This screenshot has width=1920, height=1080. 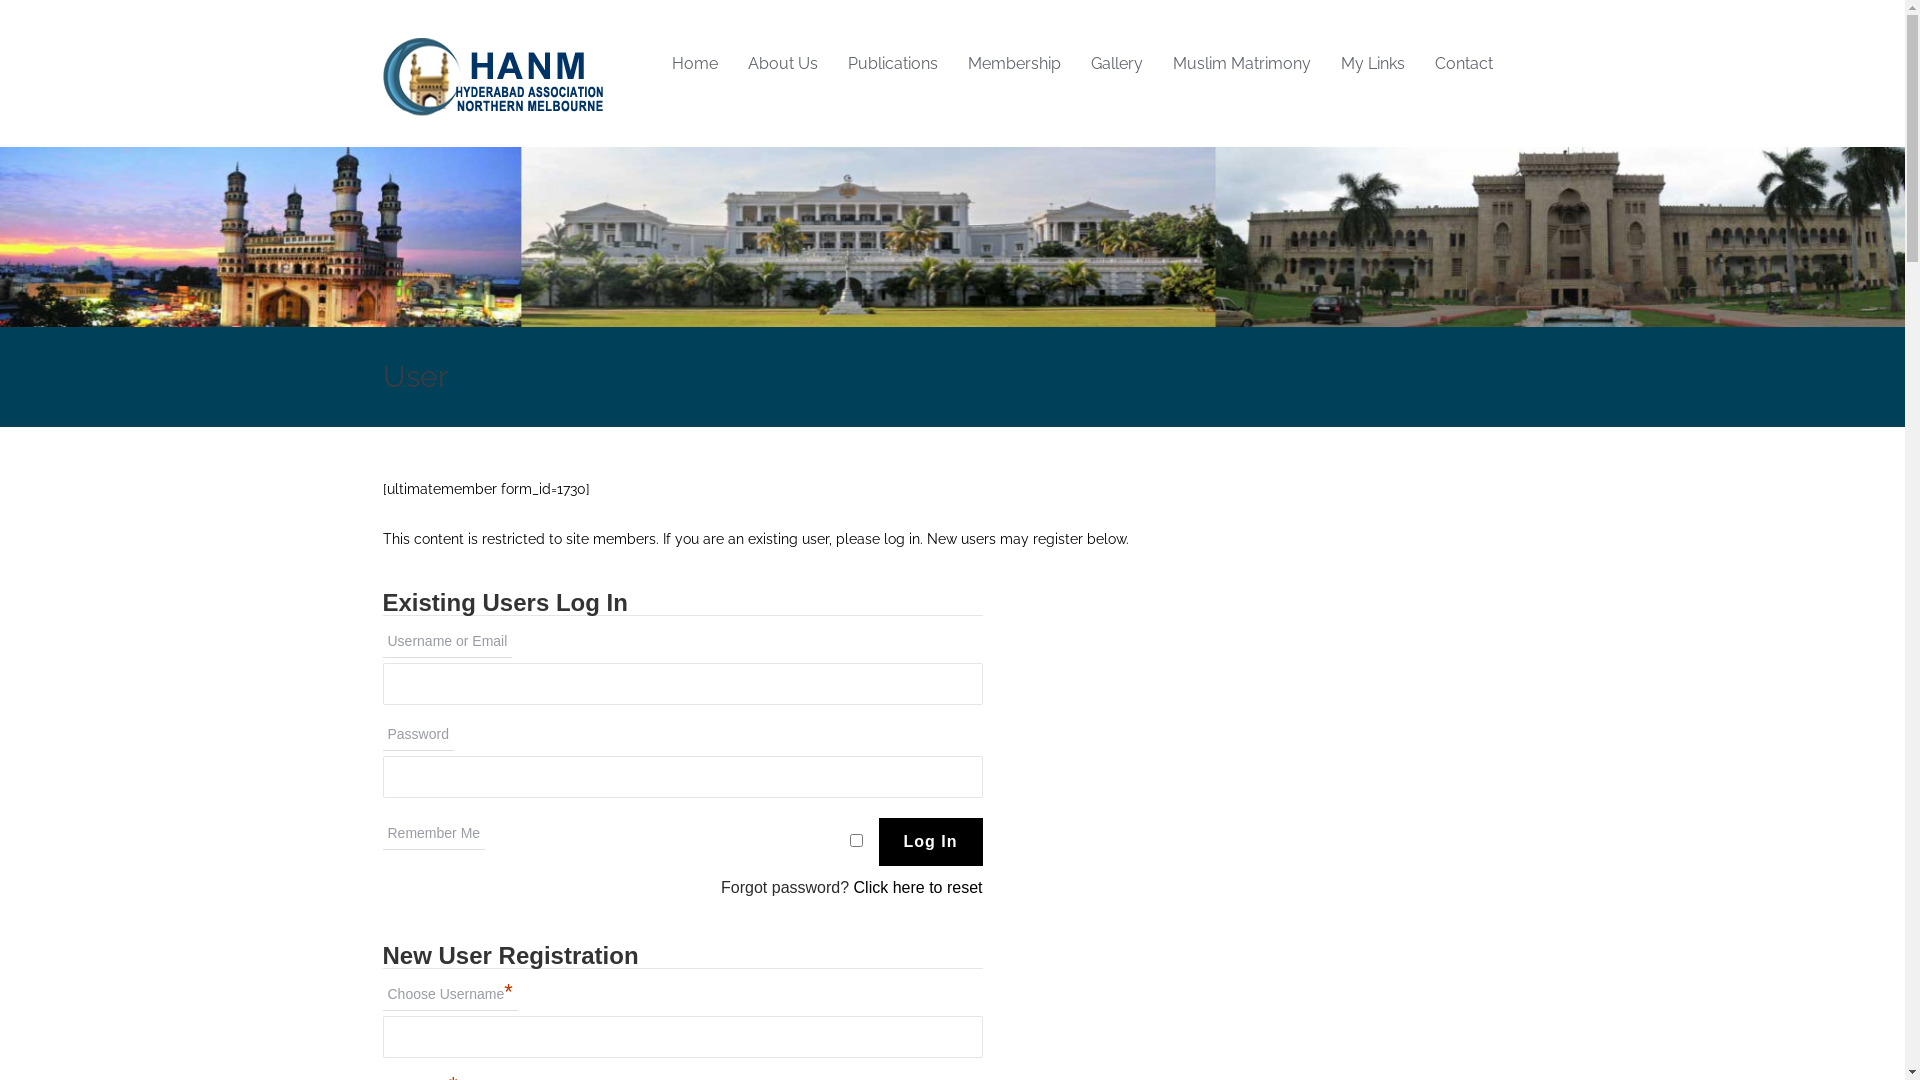 I want to click on 'About Us', so click(x=730, y=63).